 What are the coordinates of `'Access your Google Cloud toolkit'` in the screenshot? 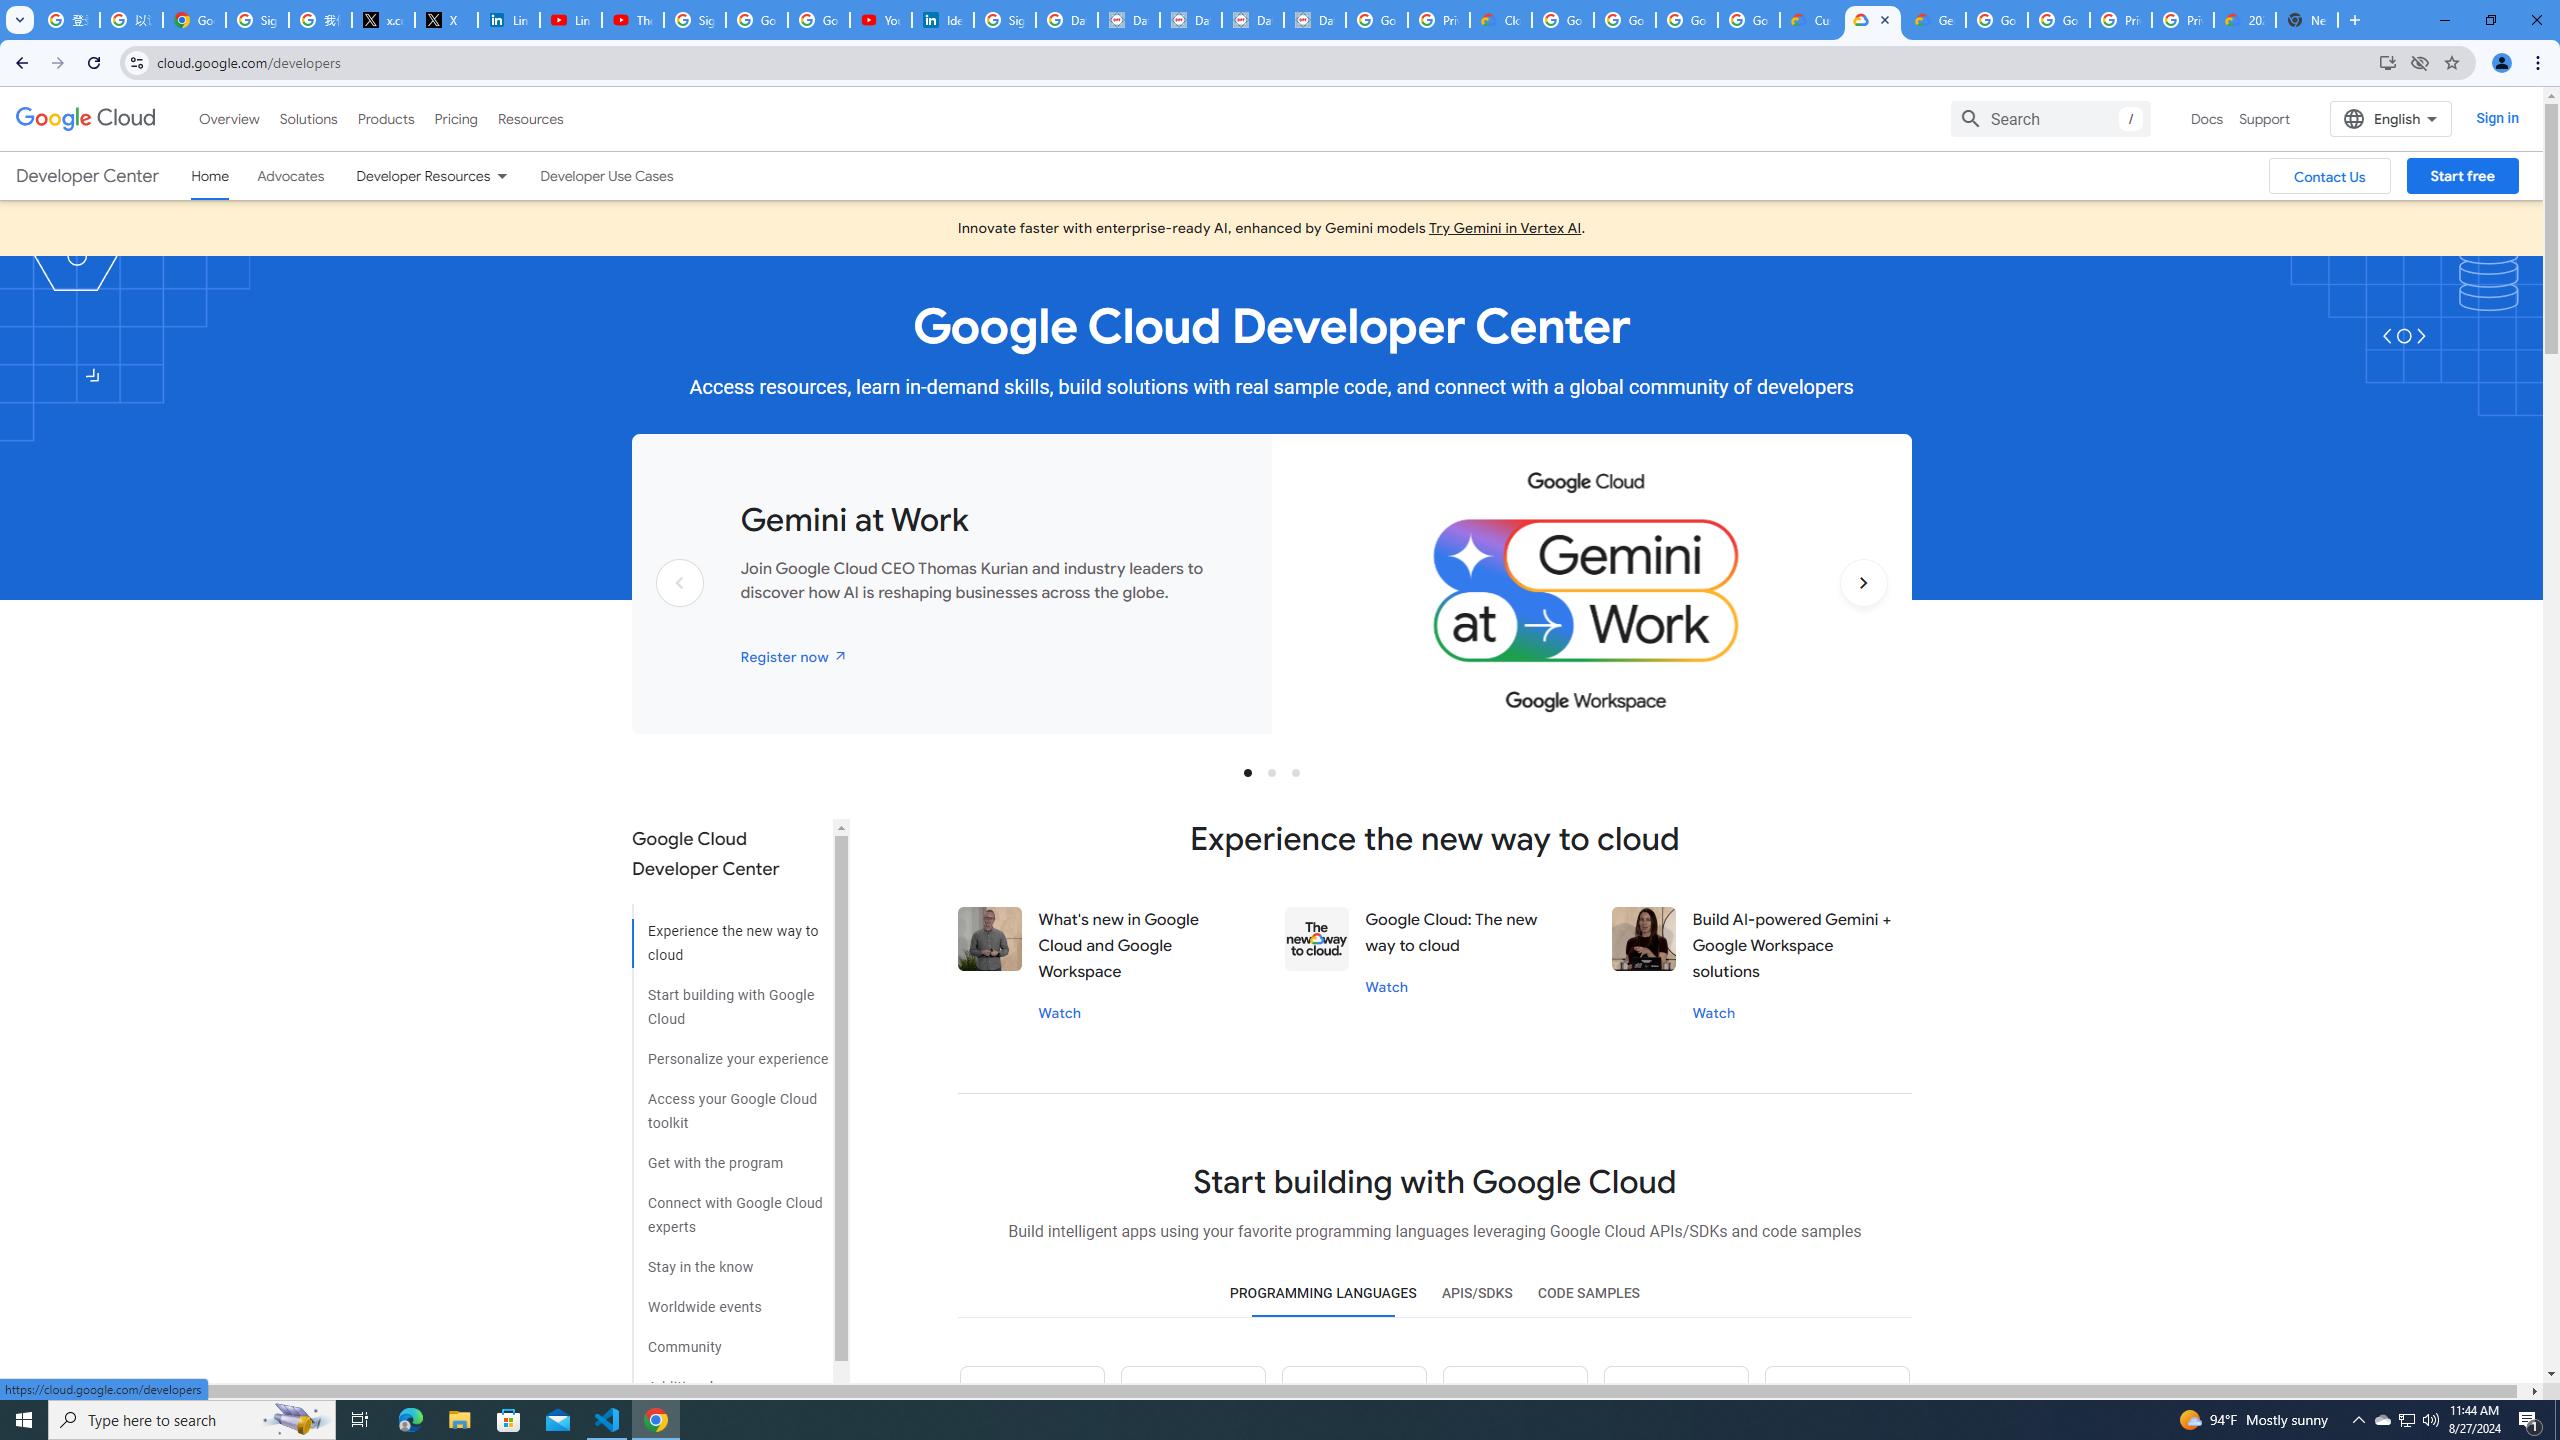 It's located at (729, 1102).